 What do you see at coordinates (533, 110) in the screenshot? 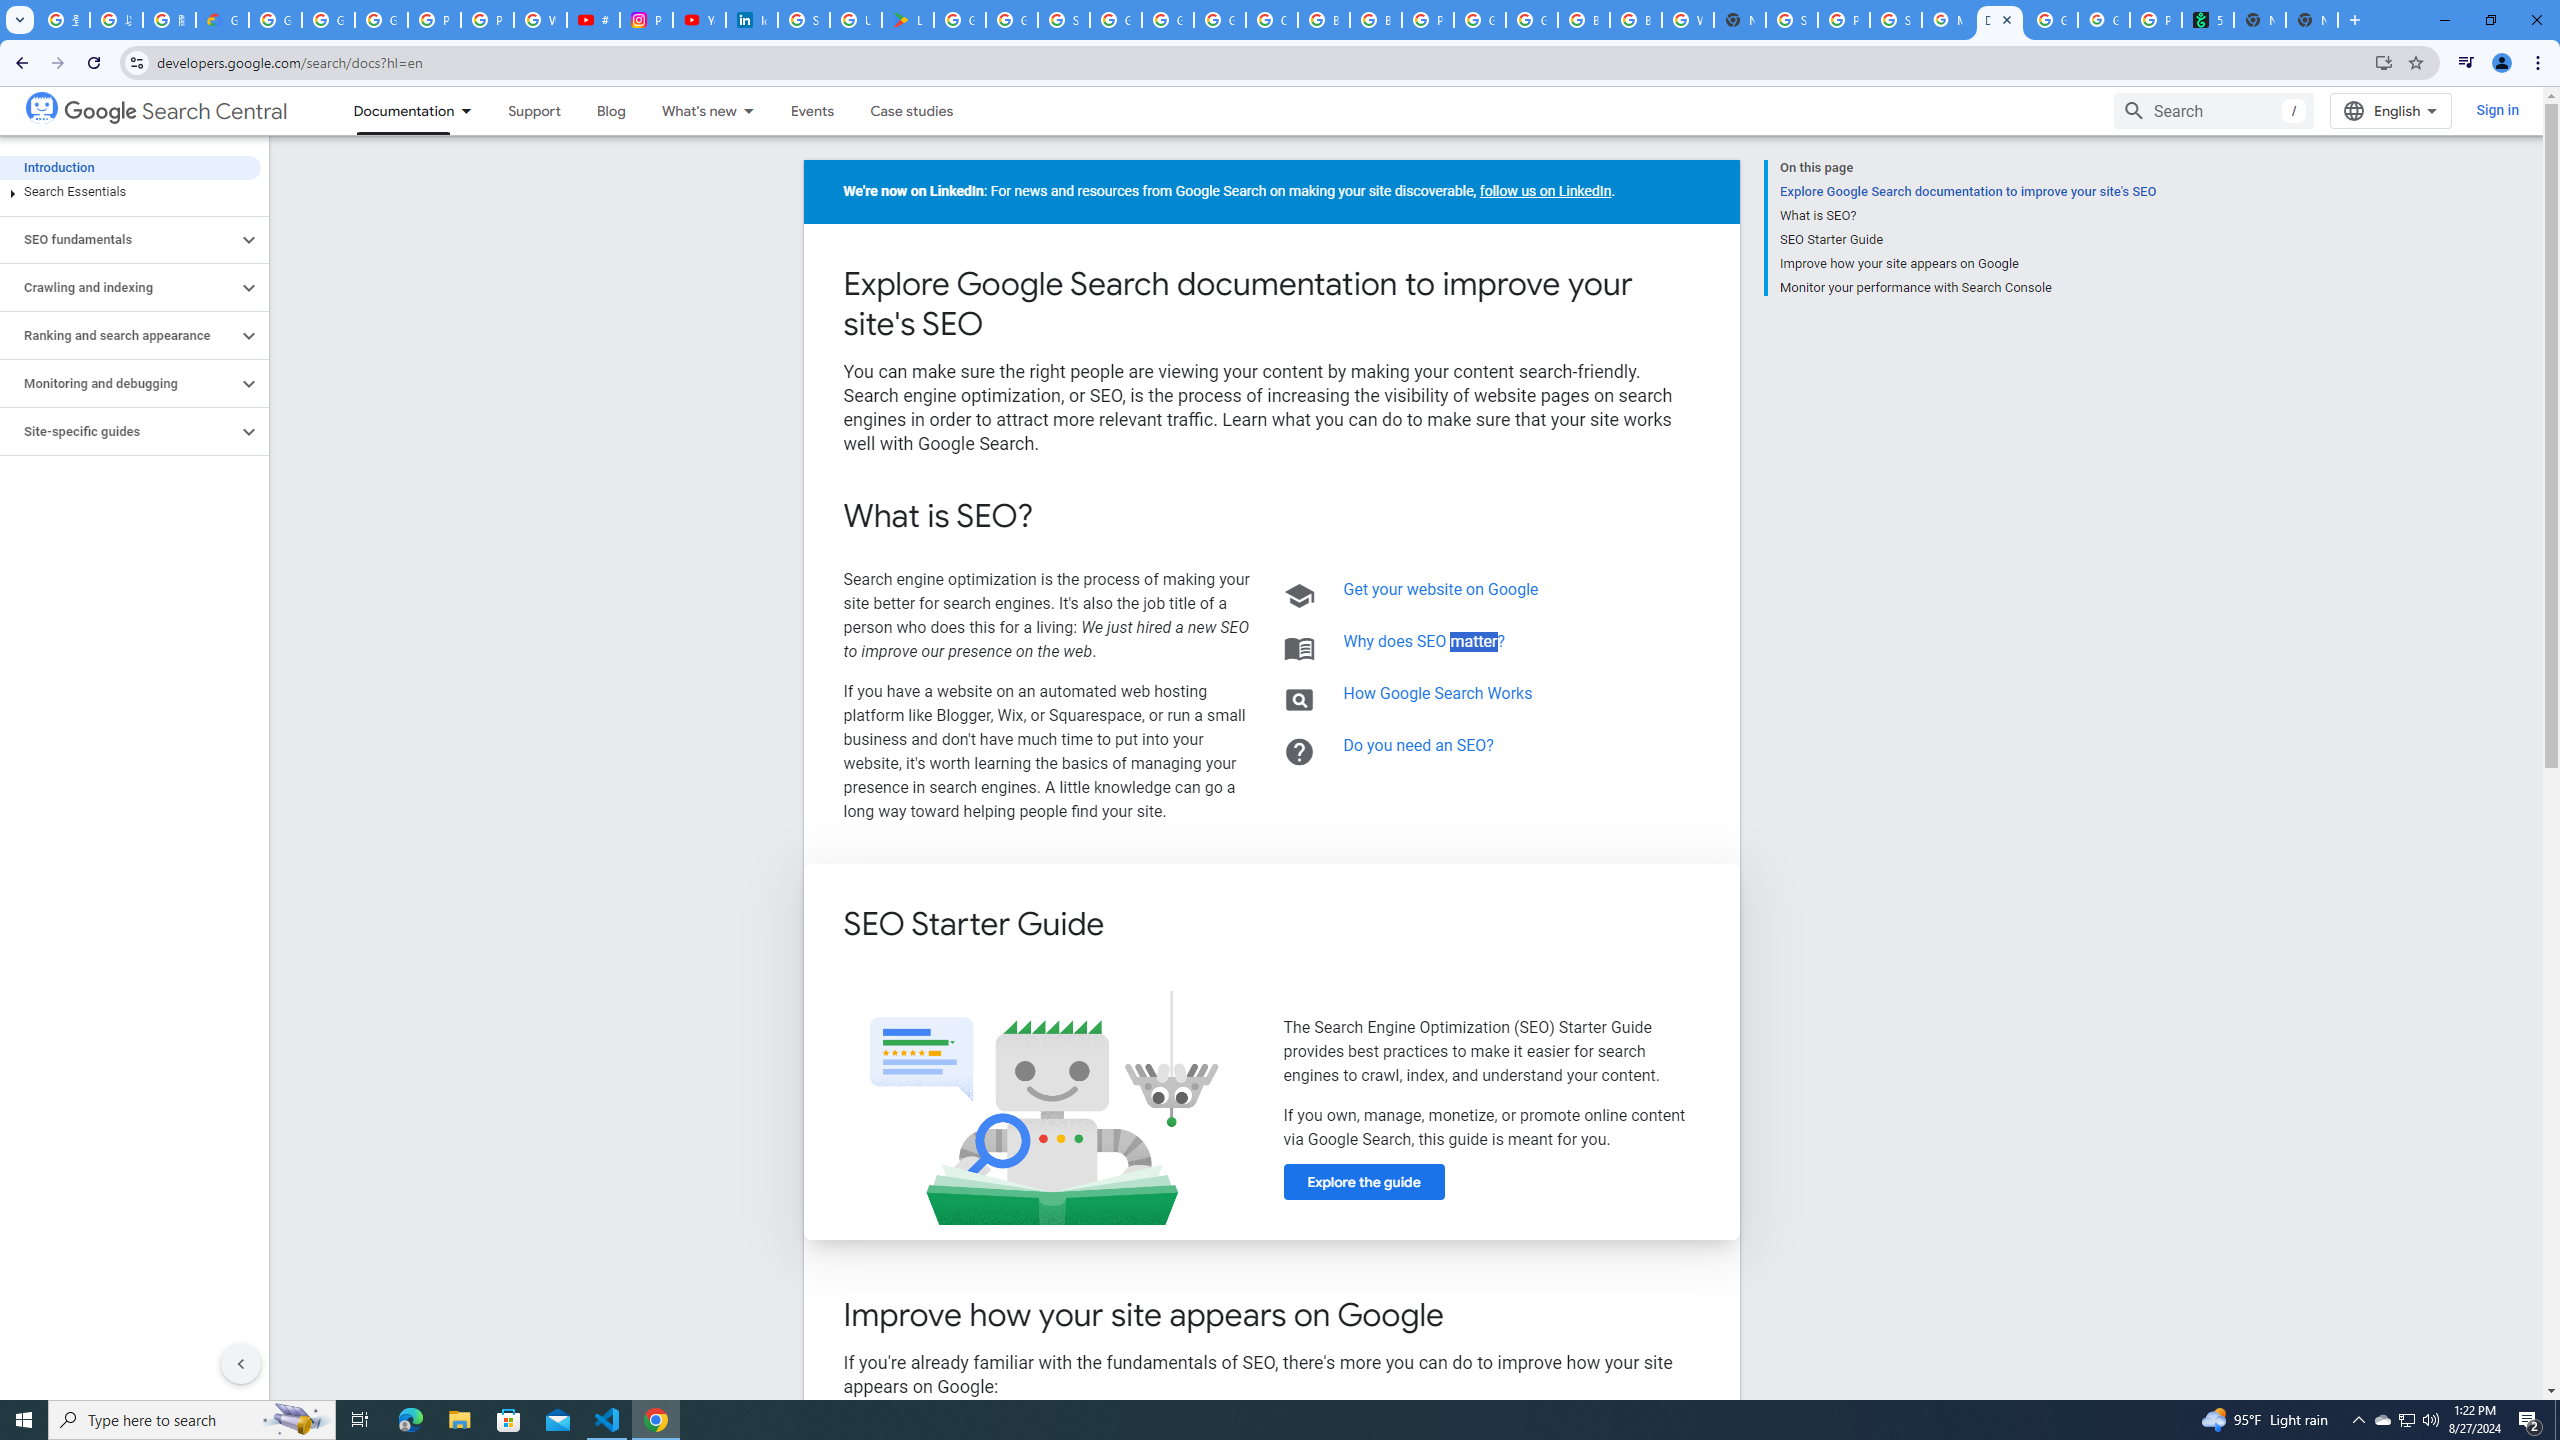
I see `'Support'` at bounding box center [533, 110].